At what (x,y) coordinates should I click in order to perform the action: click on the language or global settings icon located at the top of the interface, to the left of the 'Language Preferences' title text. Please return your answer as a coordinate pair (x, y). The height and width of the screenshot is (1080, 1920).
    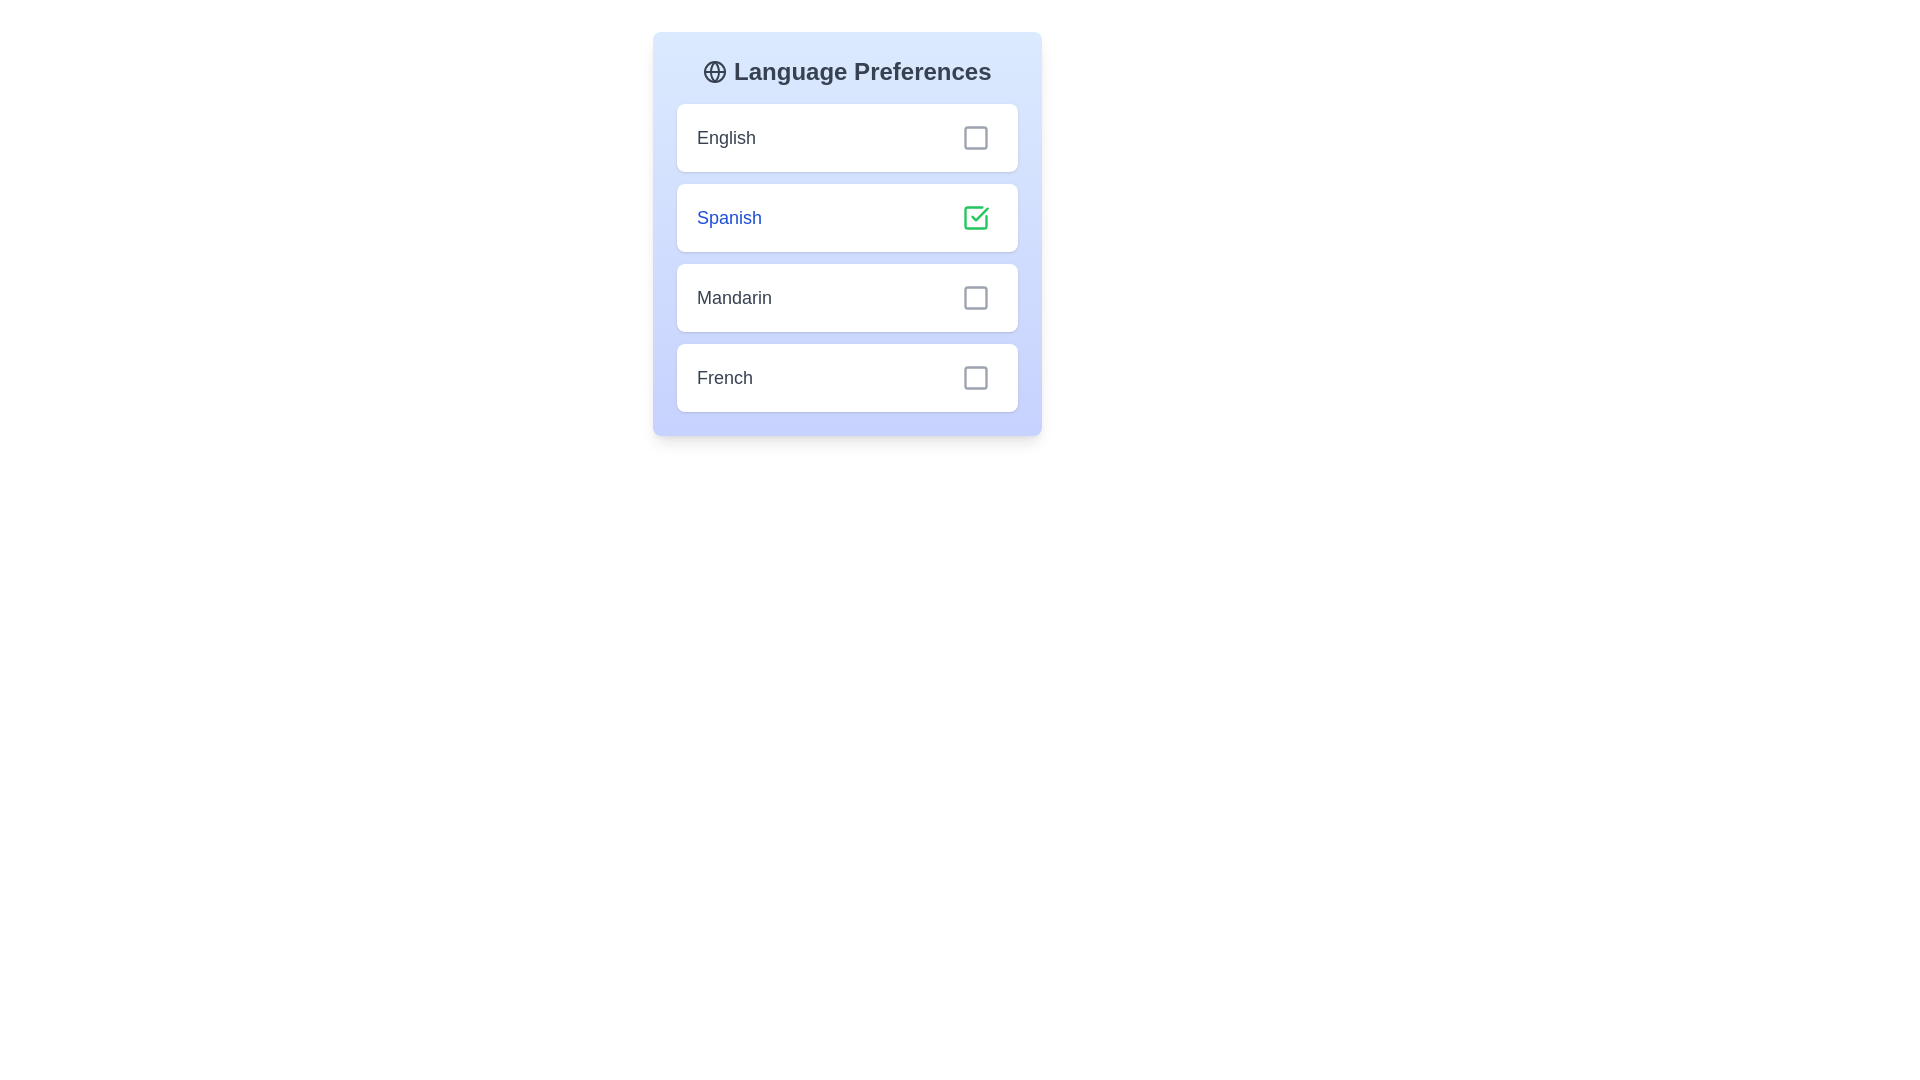
    Looking at the image, I should click on (715, 70).